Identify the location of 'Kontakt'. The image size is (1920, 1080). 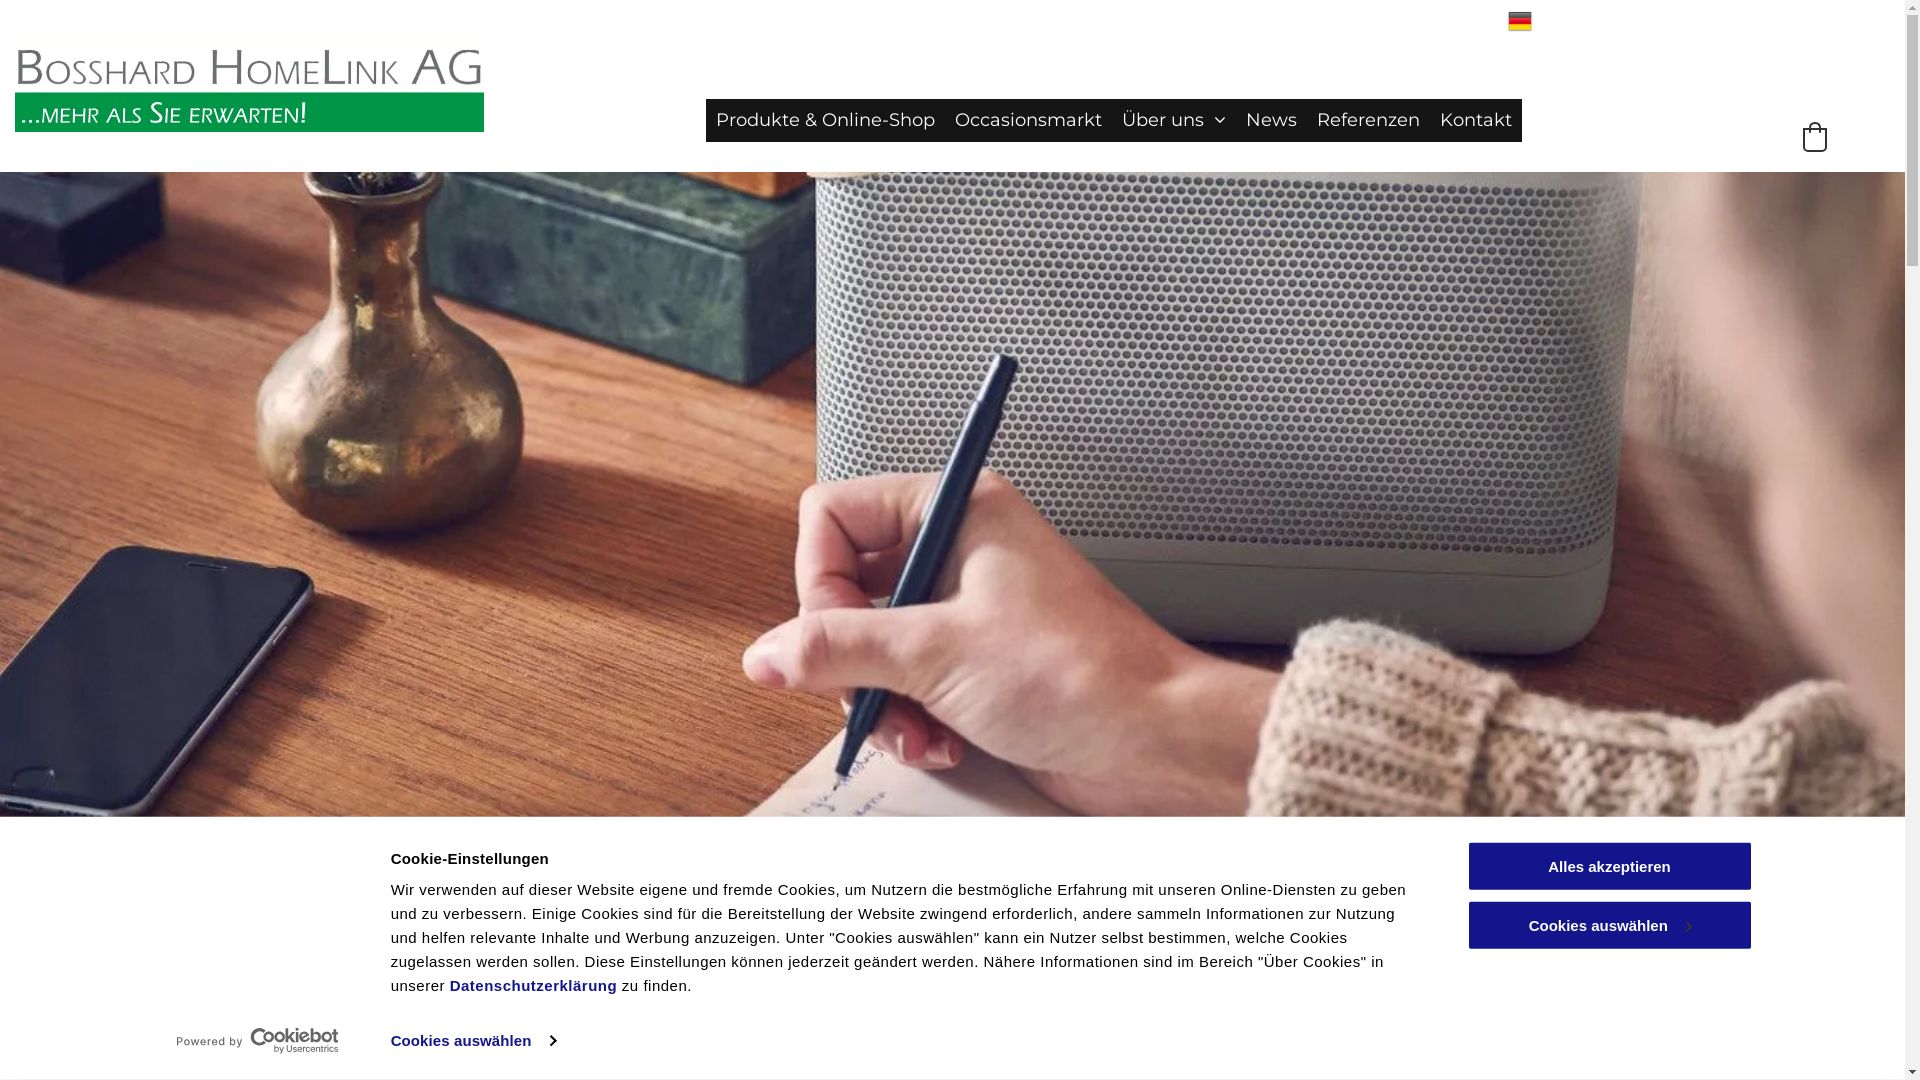
(1429, 120).